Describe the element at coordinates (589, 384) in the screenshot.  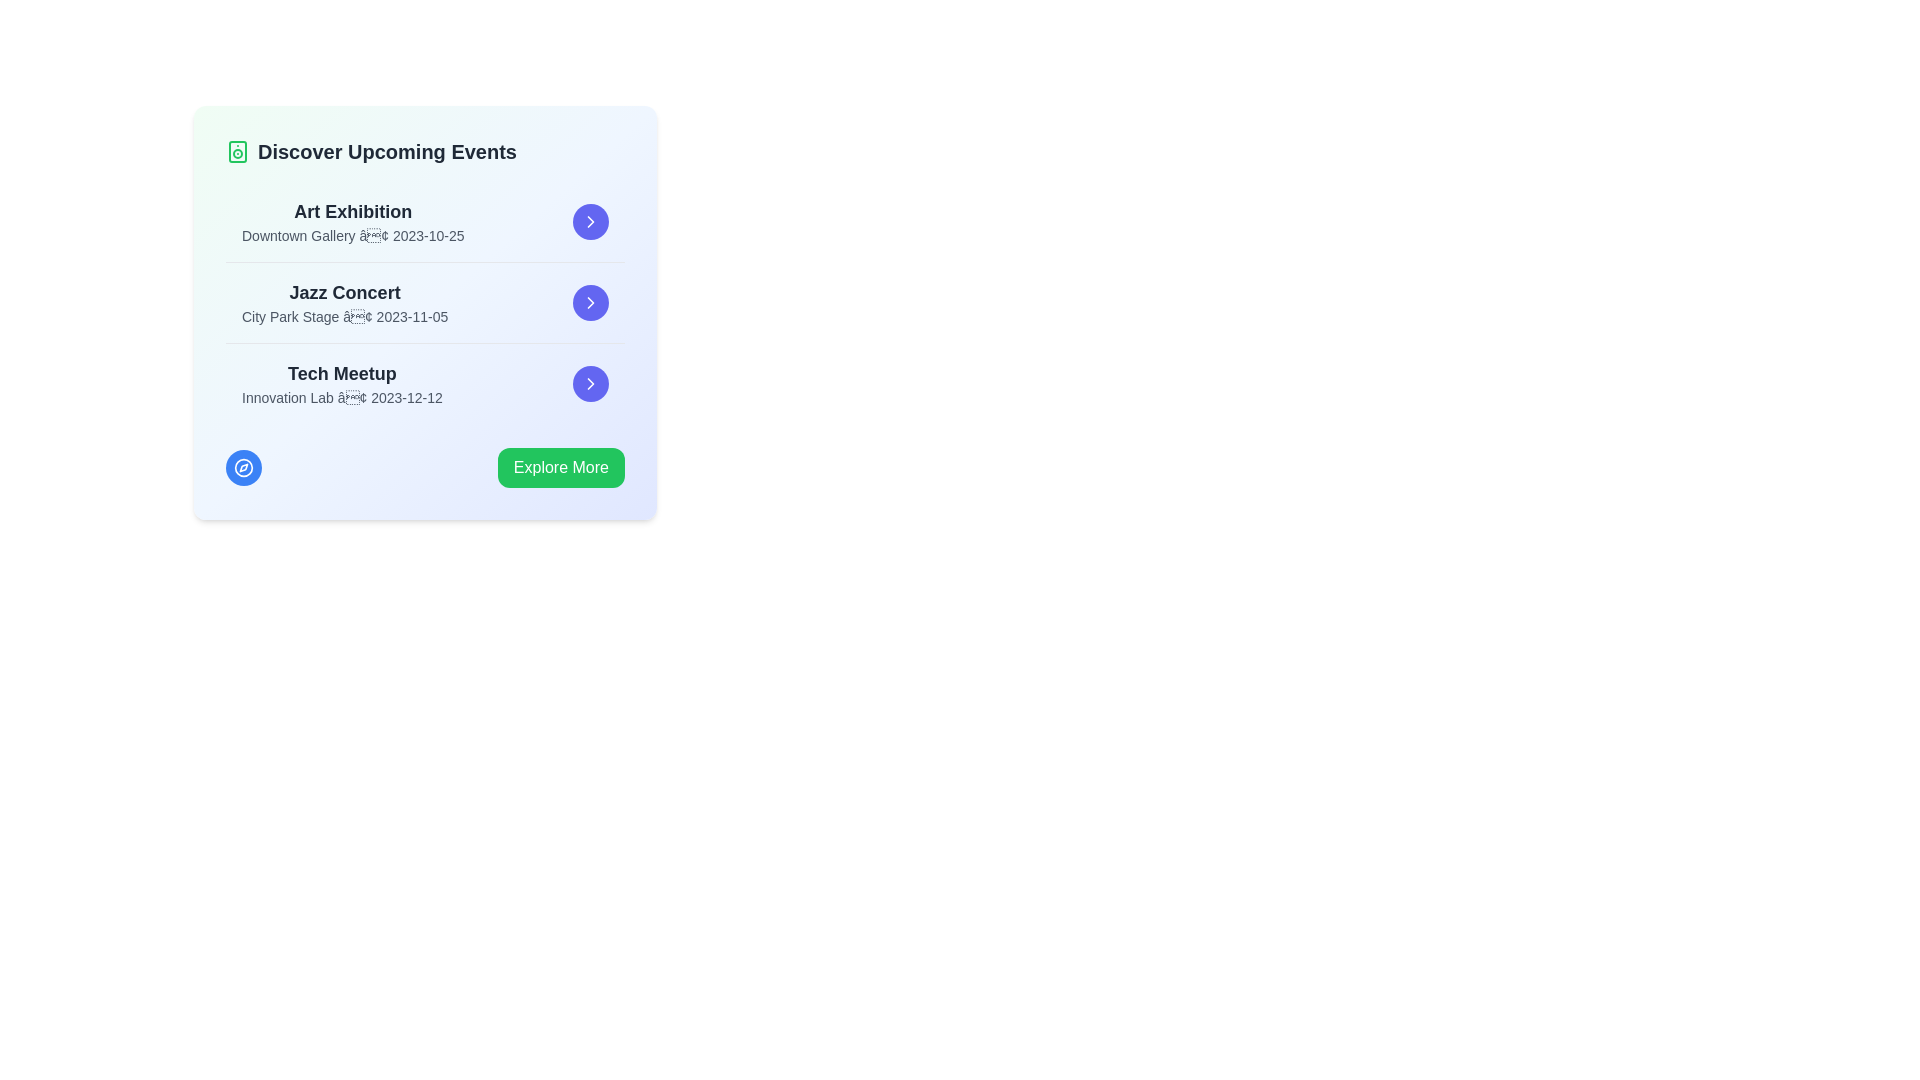
I see `the event details button for Tech Meetup` at that location.